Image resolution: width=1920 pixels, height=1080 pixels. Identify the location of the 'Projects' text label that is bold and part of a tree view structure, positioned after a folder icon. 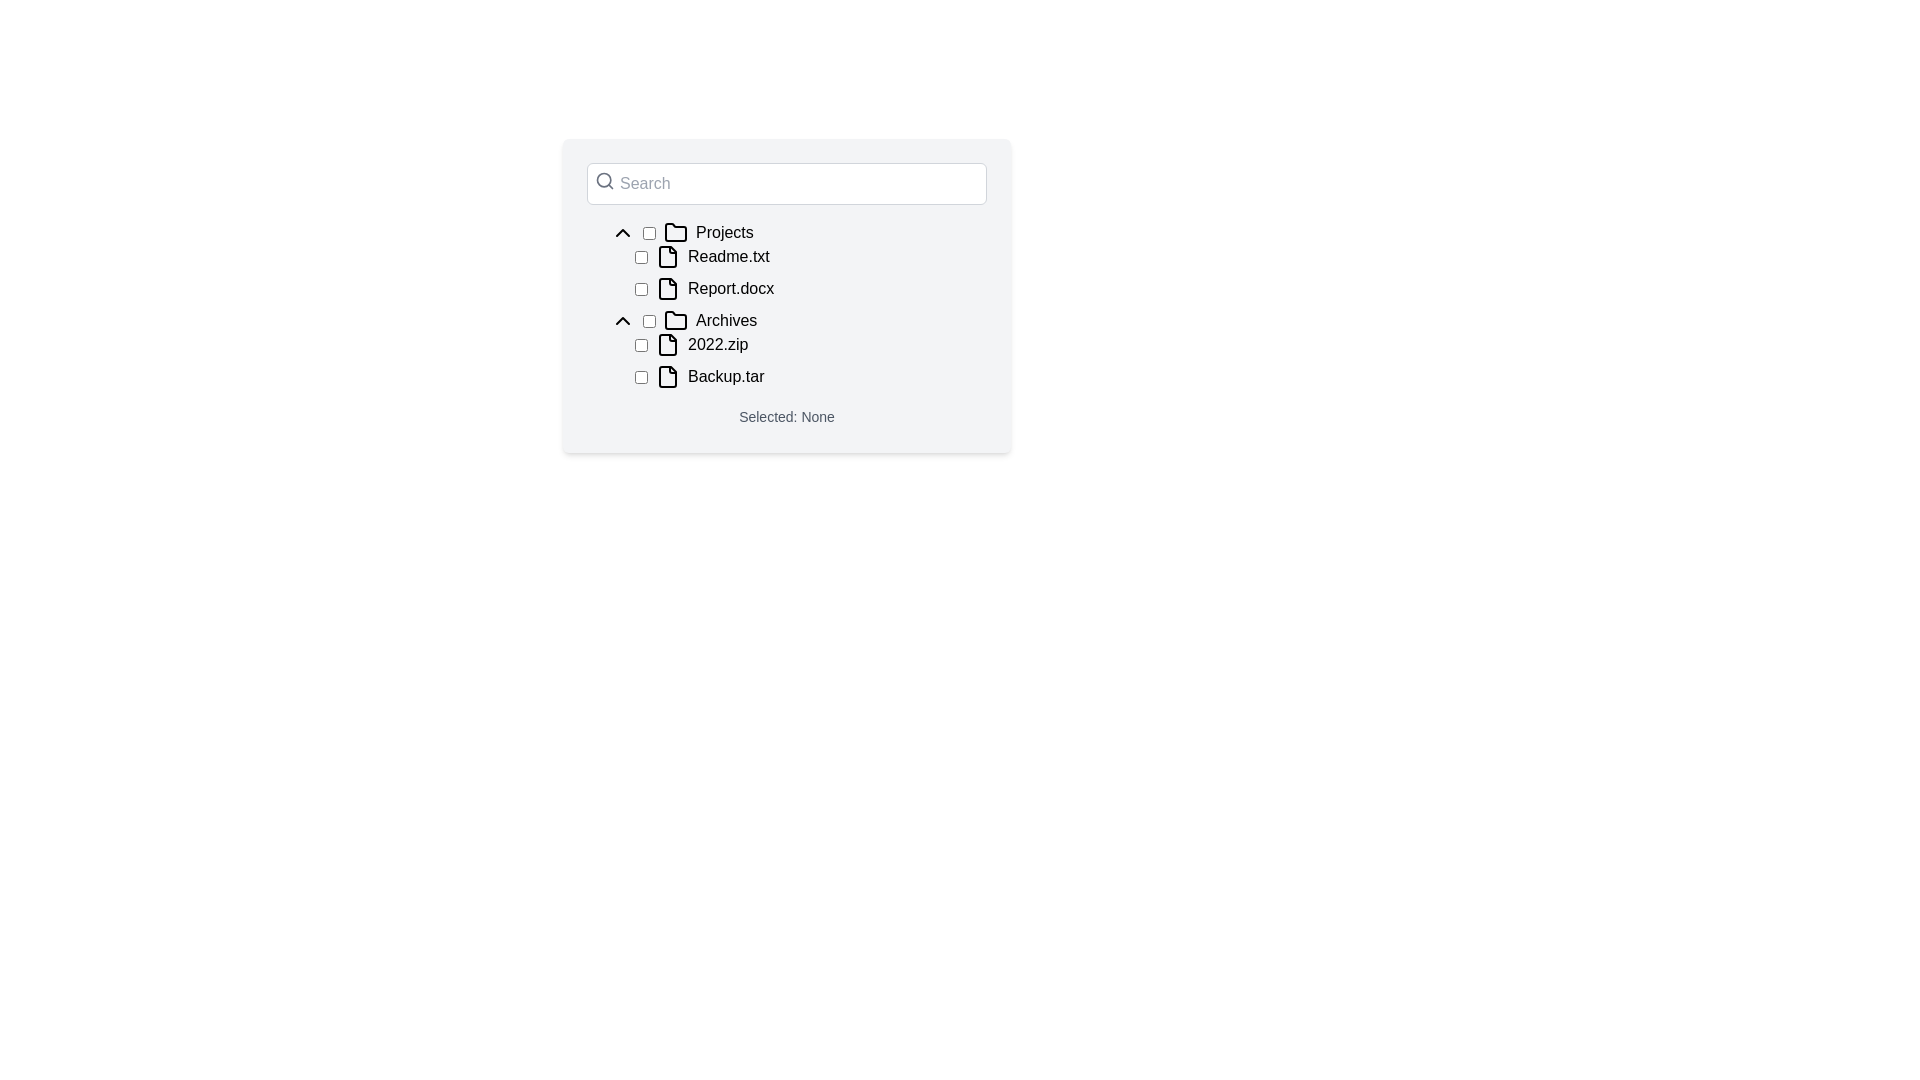
(723, 231).